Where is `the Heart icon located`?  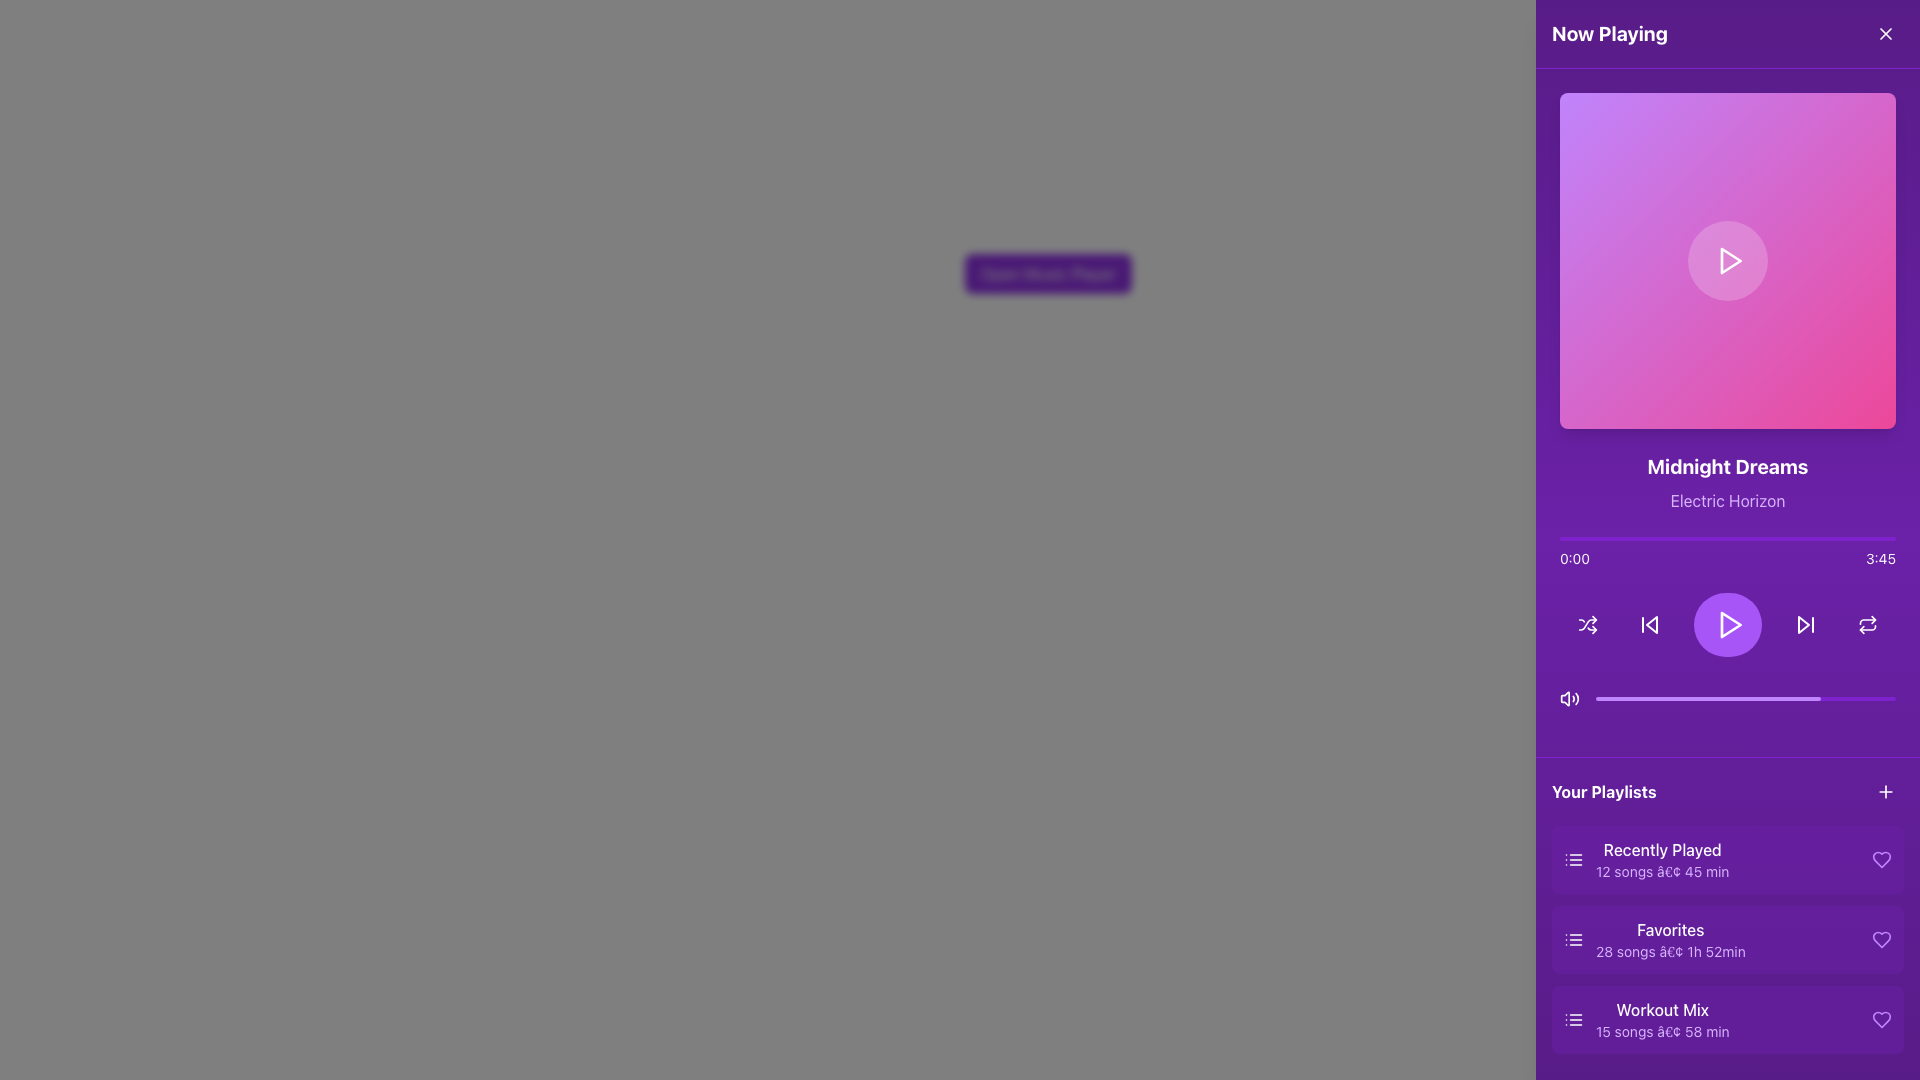
the Heart icon located is located at coordinates (1880, 940).